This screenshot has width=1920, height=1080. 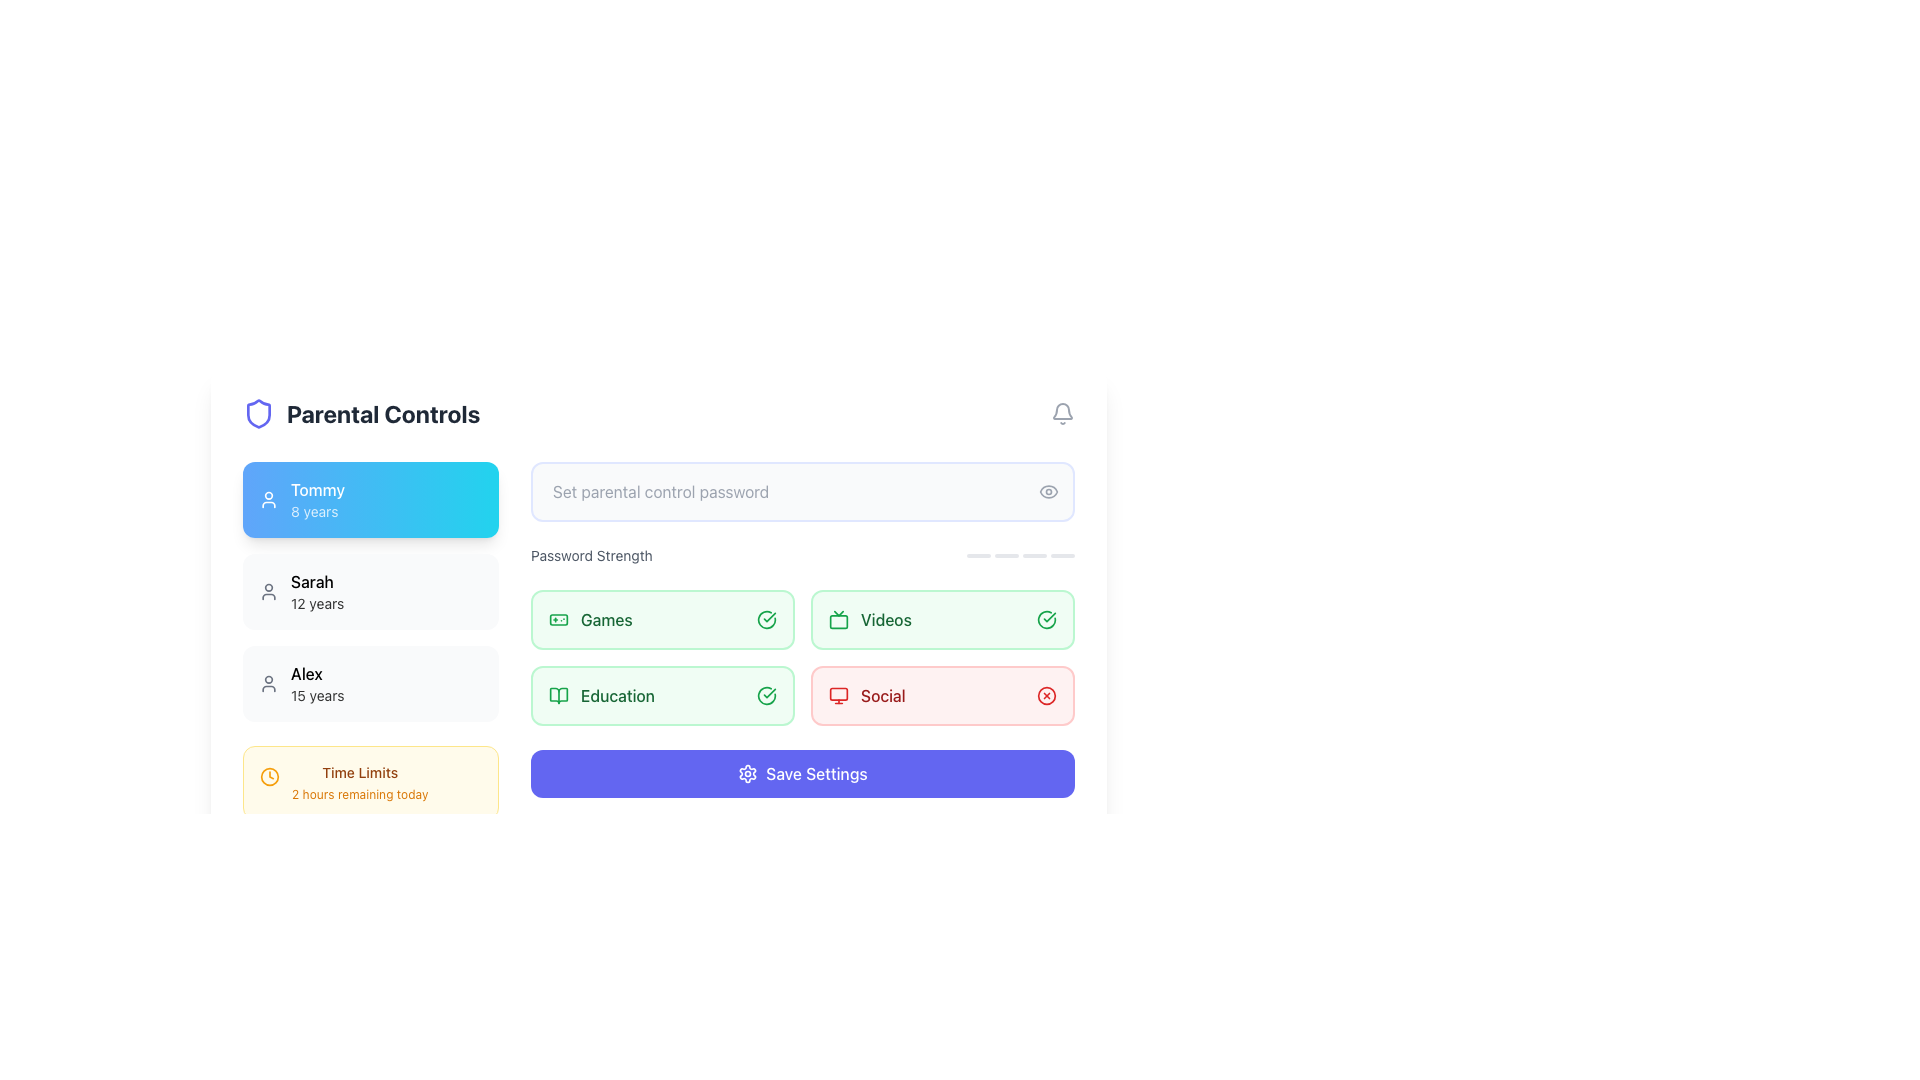 What do you see at coordinates (267, 682) in the screenshot?
I see `the user profile silhouette icon for 'Alex, 15 years', located in the vertical list of user profiles under 'Parental Controls'` at bounding box center [267, 682].